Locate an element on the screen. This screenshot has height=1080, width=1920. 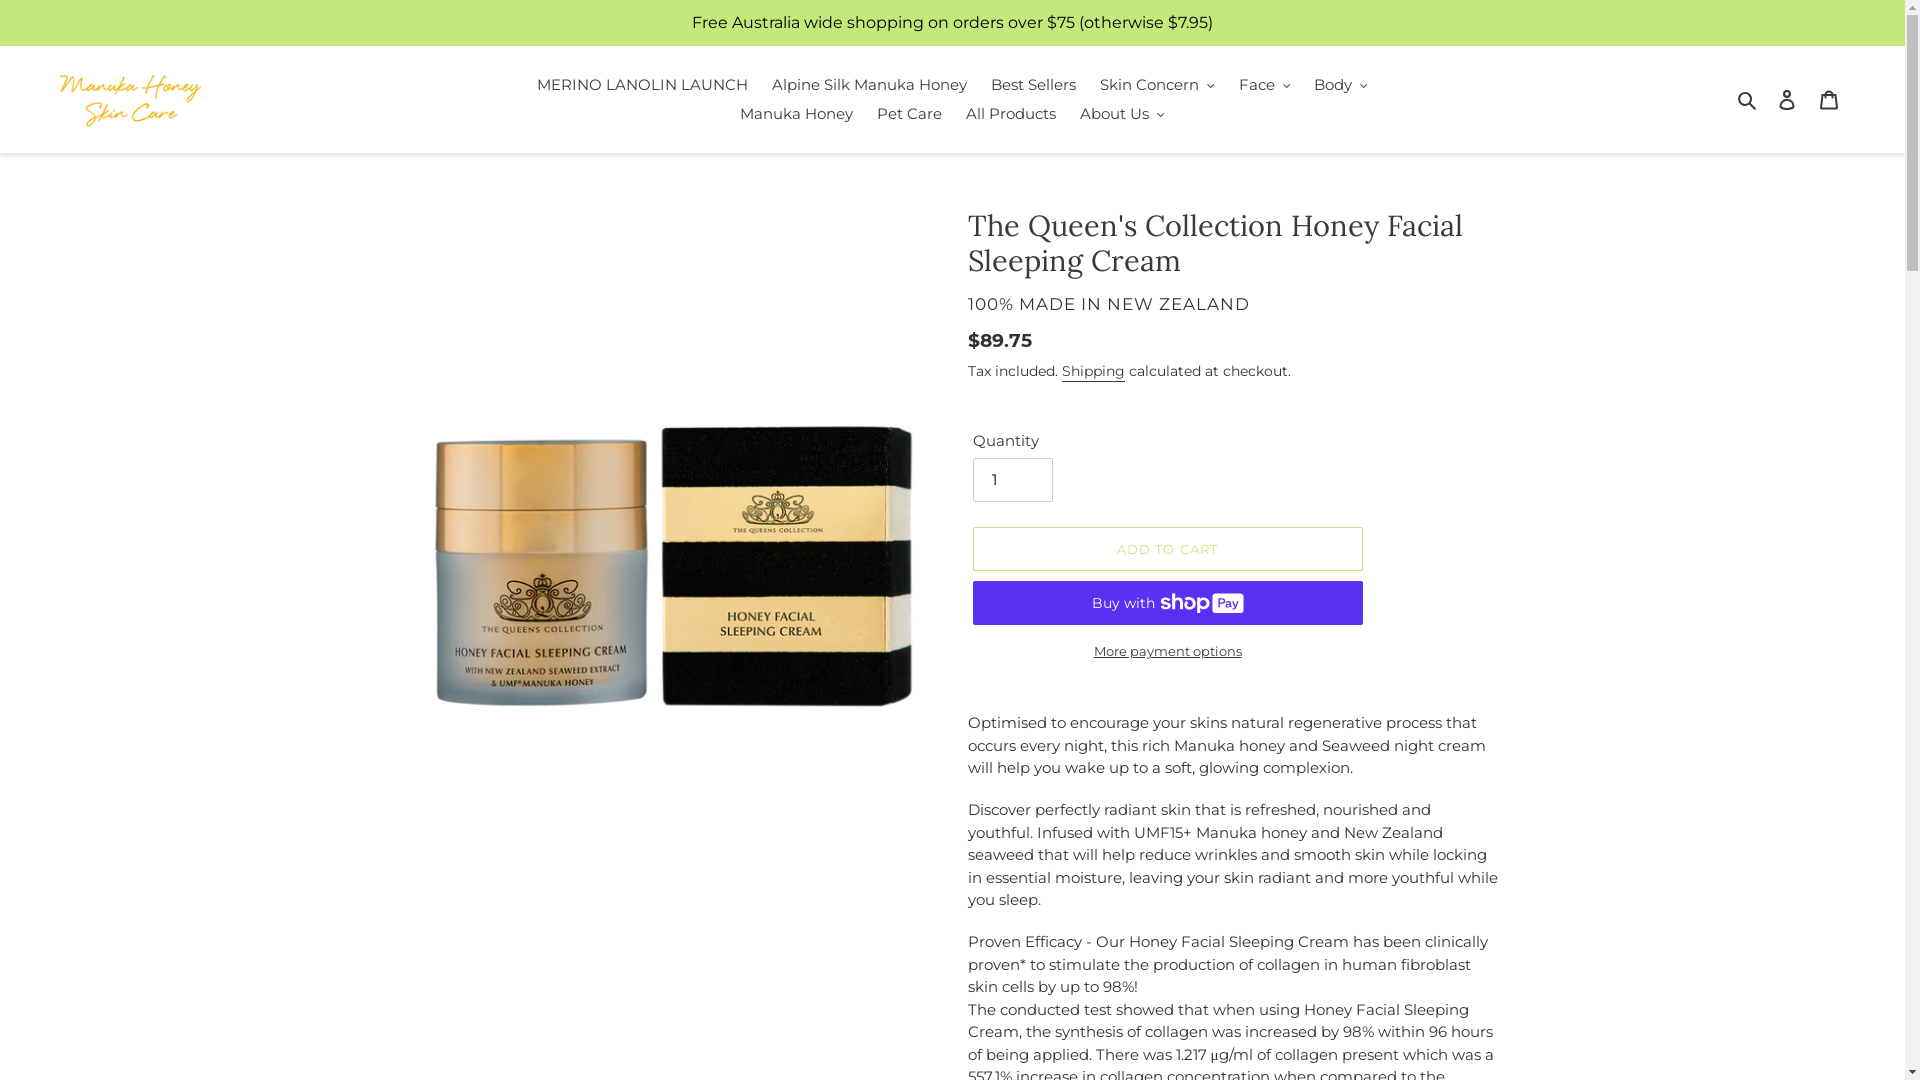
'Shipping' is located at coordinates (1092, 371).